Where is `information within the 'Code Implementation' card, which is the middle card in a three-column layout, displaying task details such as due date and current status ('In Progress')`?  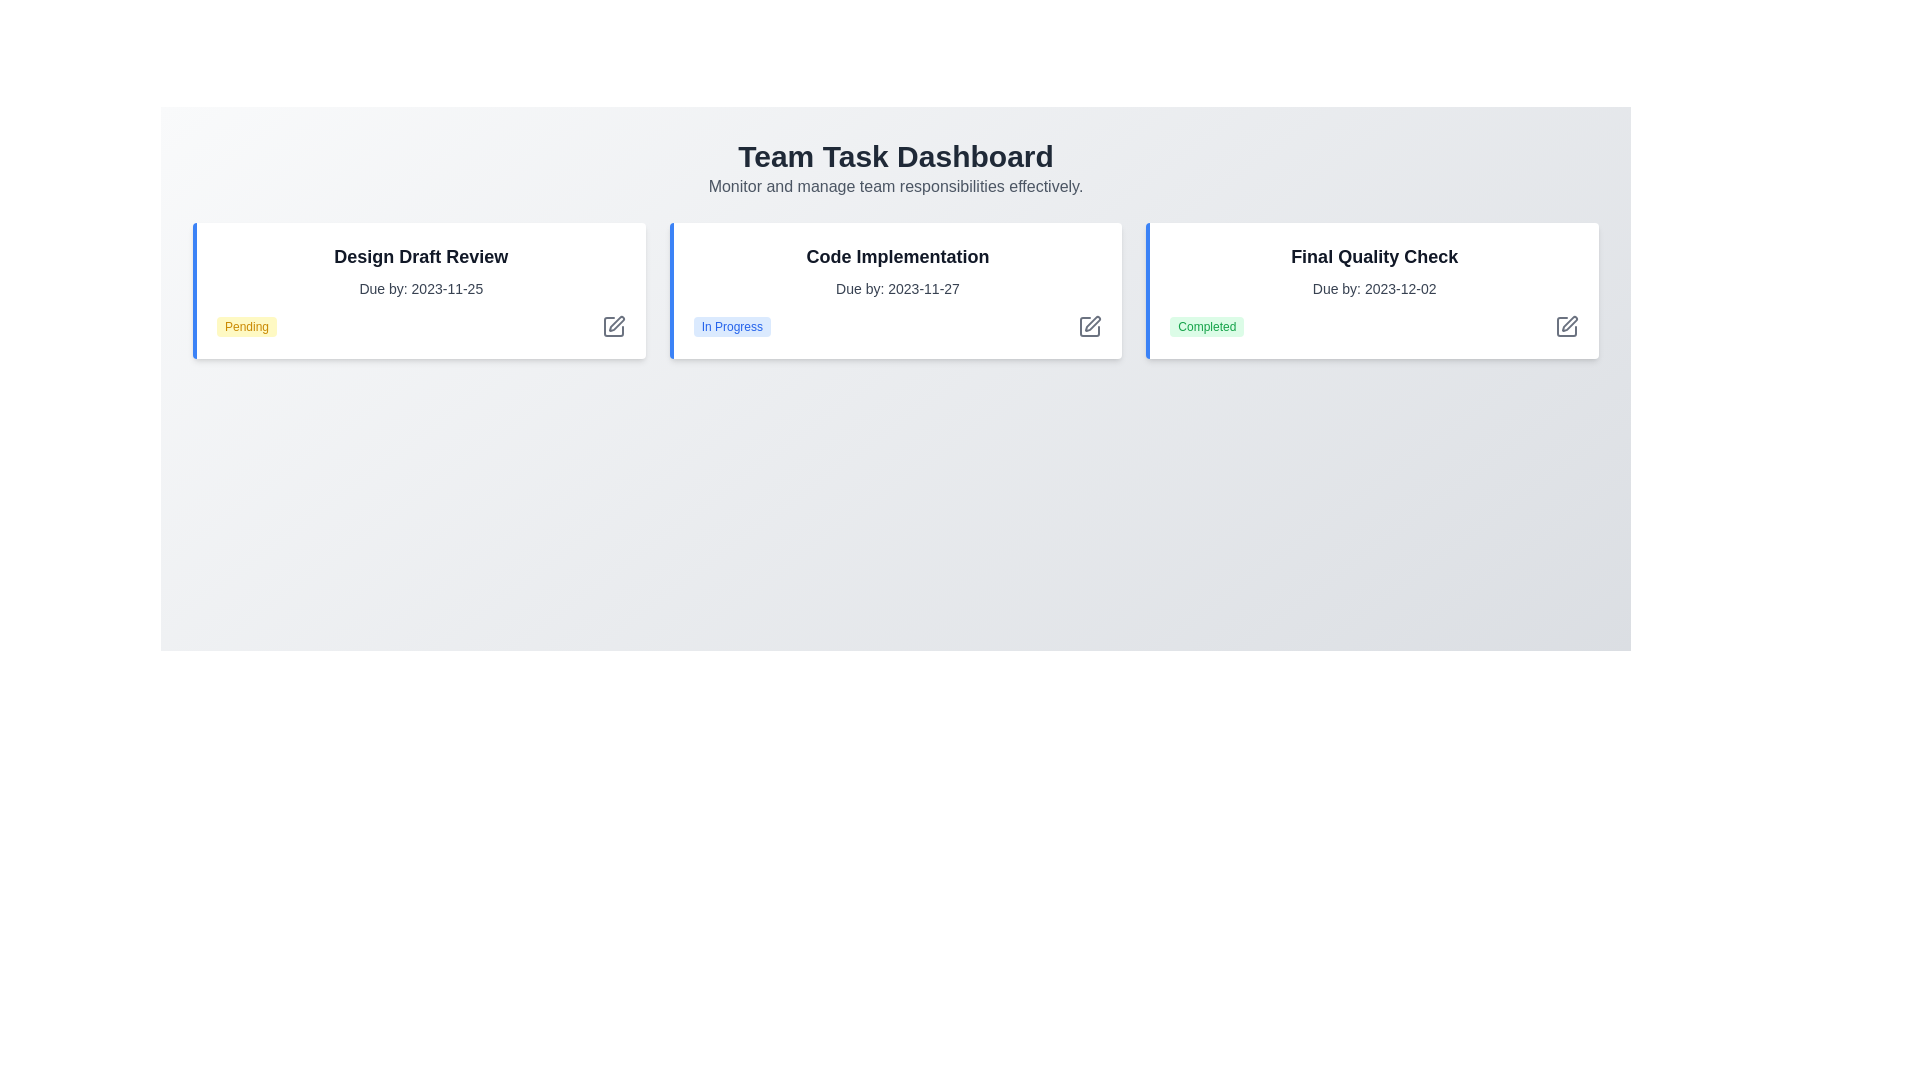
information within the 'Code Implementation' card, which is the middle card in a three-column layout, displaying task details such as due date and current status ('In Progress') is located at coordinates (895, 290).